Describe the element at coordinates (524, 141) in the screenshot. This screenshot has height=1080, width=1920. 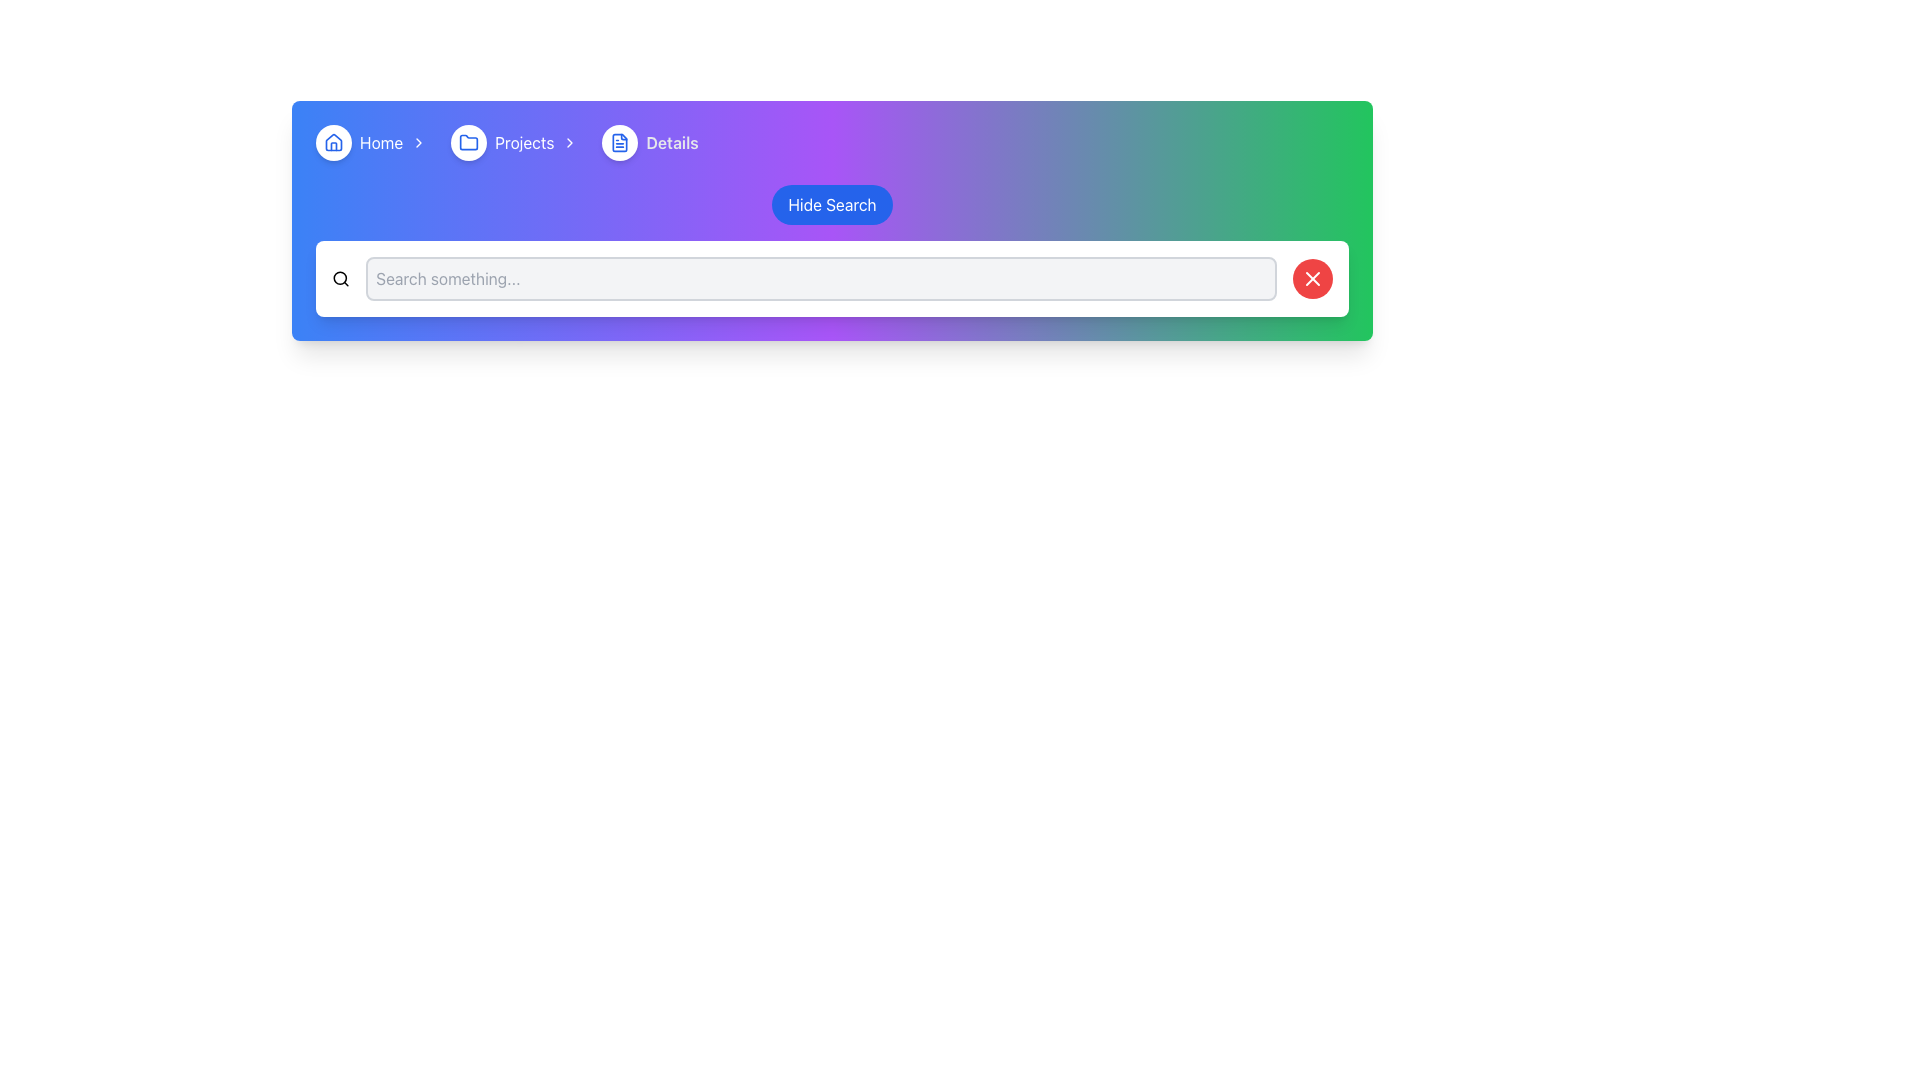
I see `the 'Projects' hyperlink in the breadcrumb navigation bar` at that location.